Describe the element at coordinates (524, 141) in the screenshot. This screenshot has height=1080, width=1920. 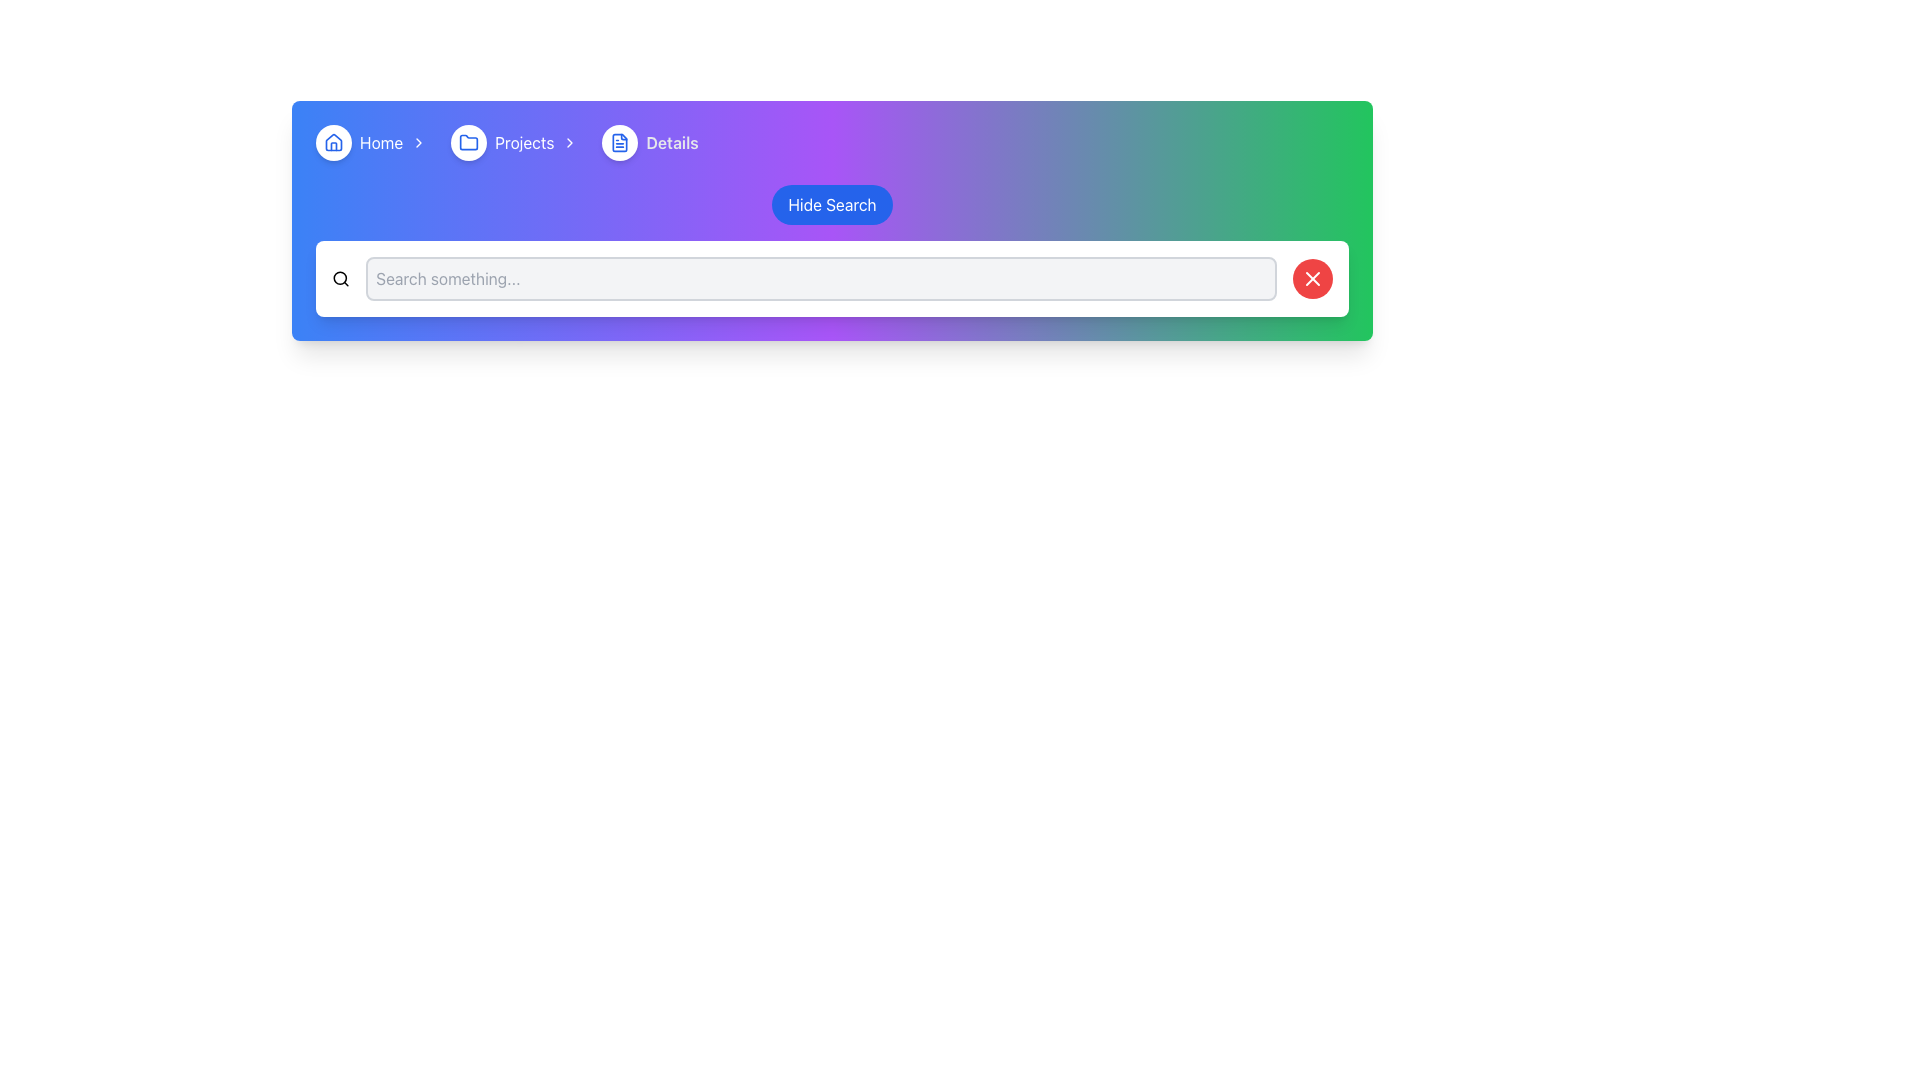
I see `the 'Projects' hyperlink in the breadcrumb navigation bar` at that location.